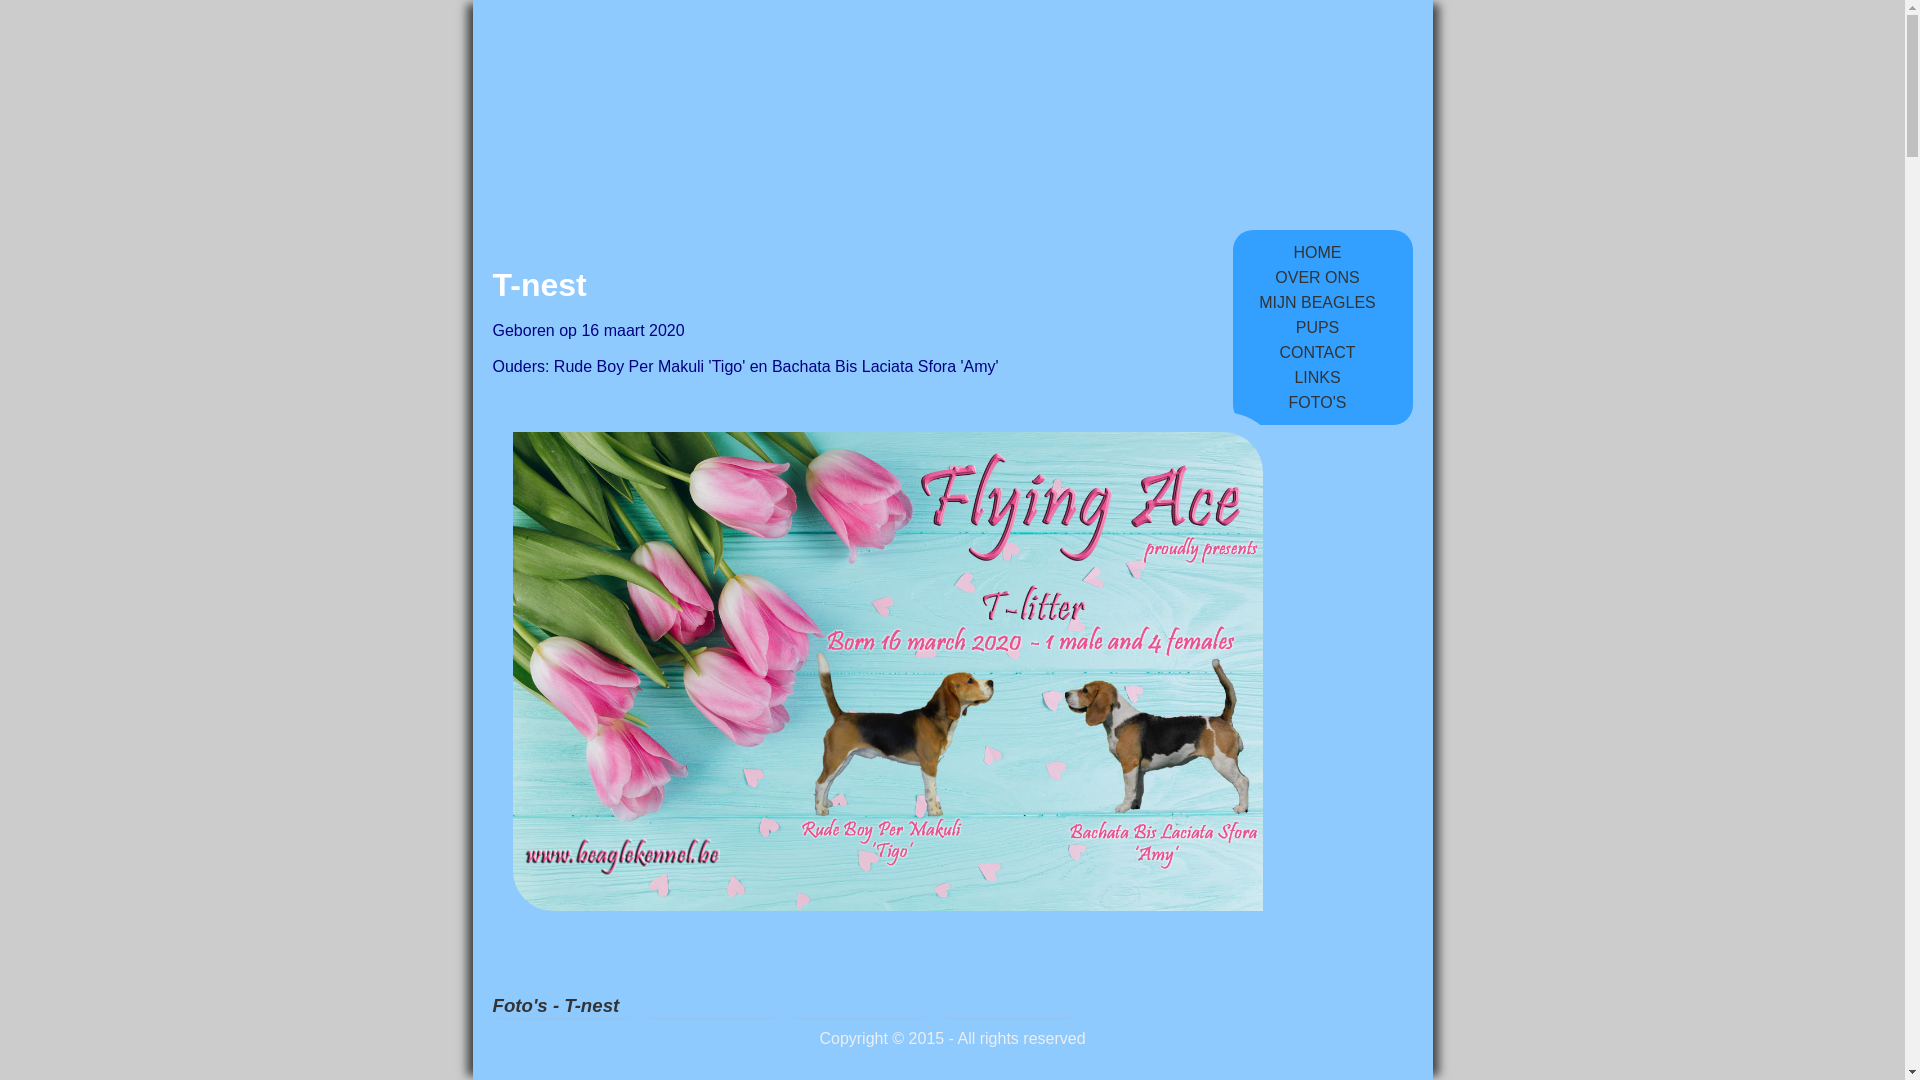  Describe the element at coordinates (1241, 302) in the screenshot. I see `'MIJN BEAGLES'` at that location.